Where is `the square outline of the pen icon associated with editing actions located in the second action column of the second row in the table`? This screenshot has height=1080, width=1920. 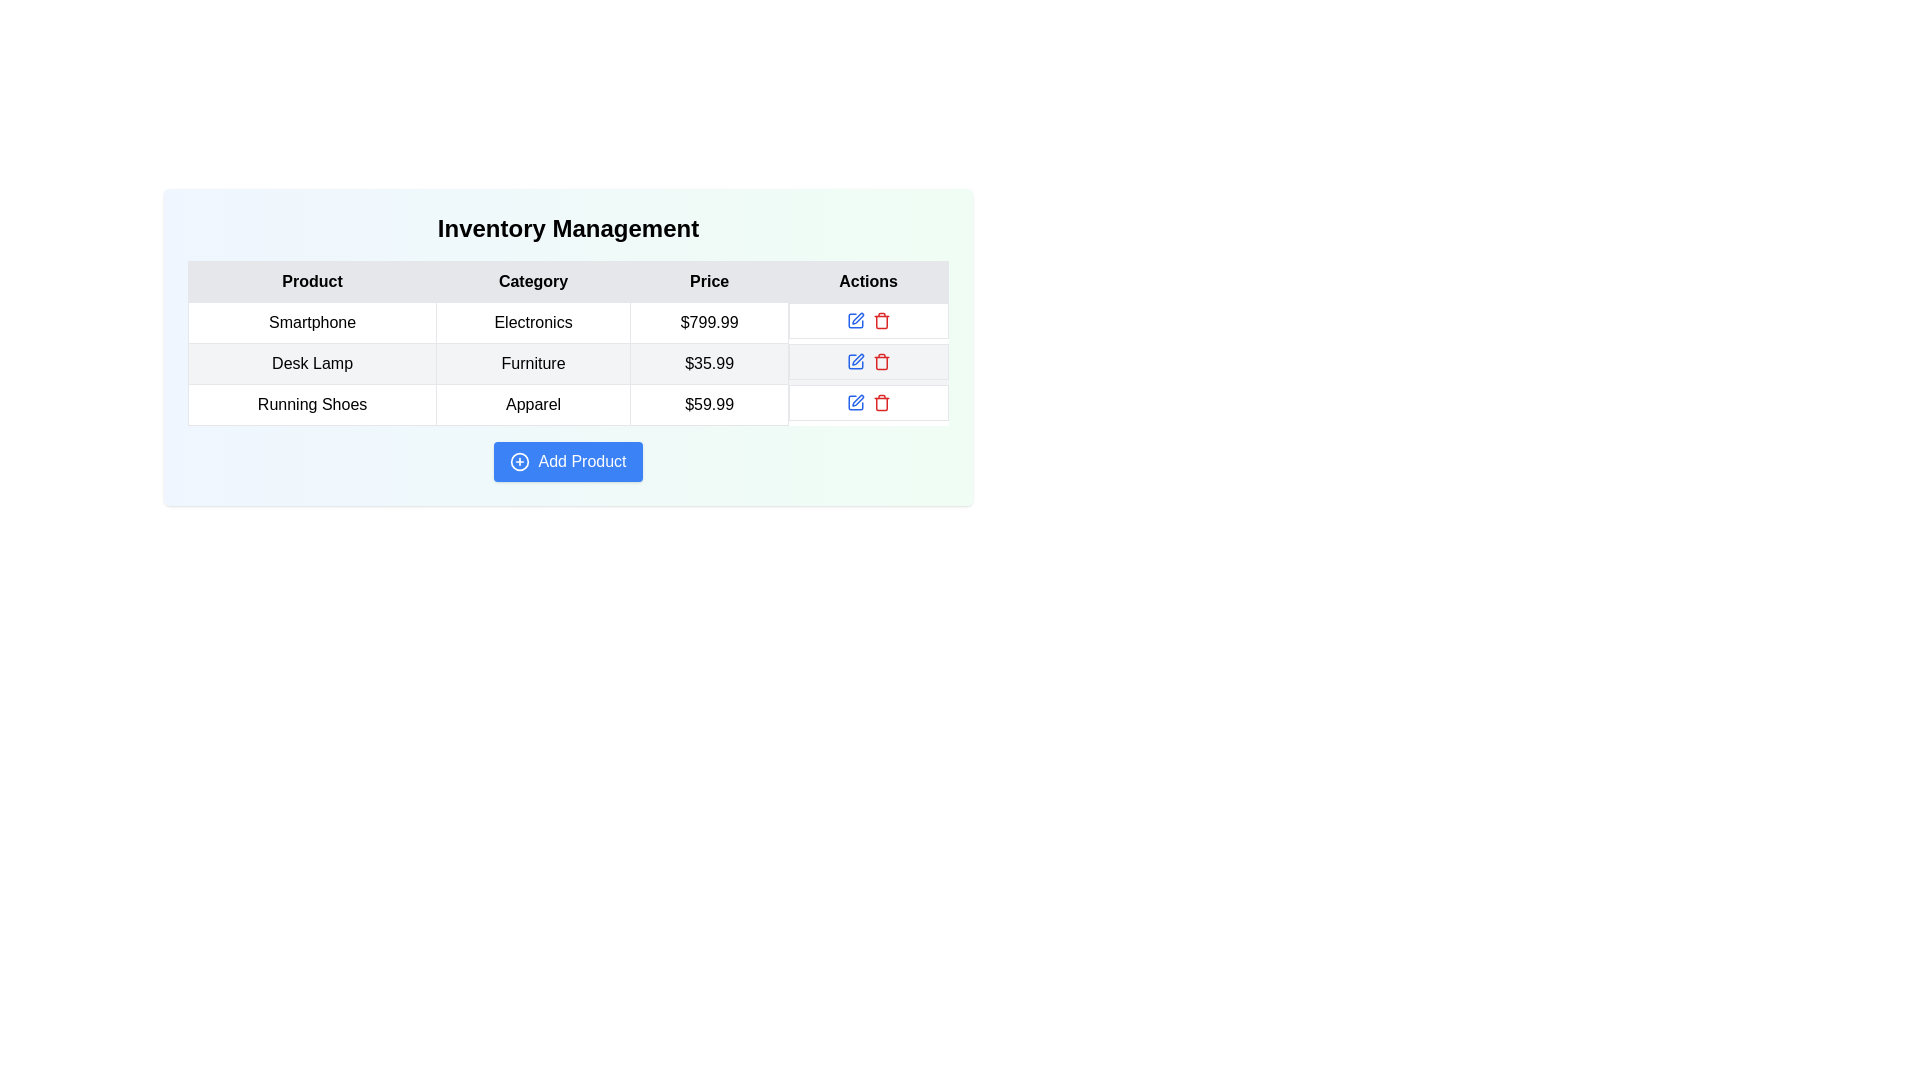 the square outline of the pen icon associated with editing actions located in the second action column of the second row in the table is located at coordinates (855, 361).